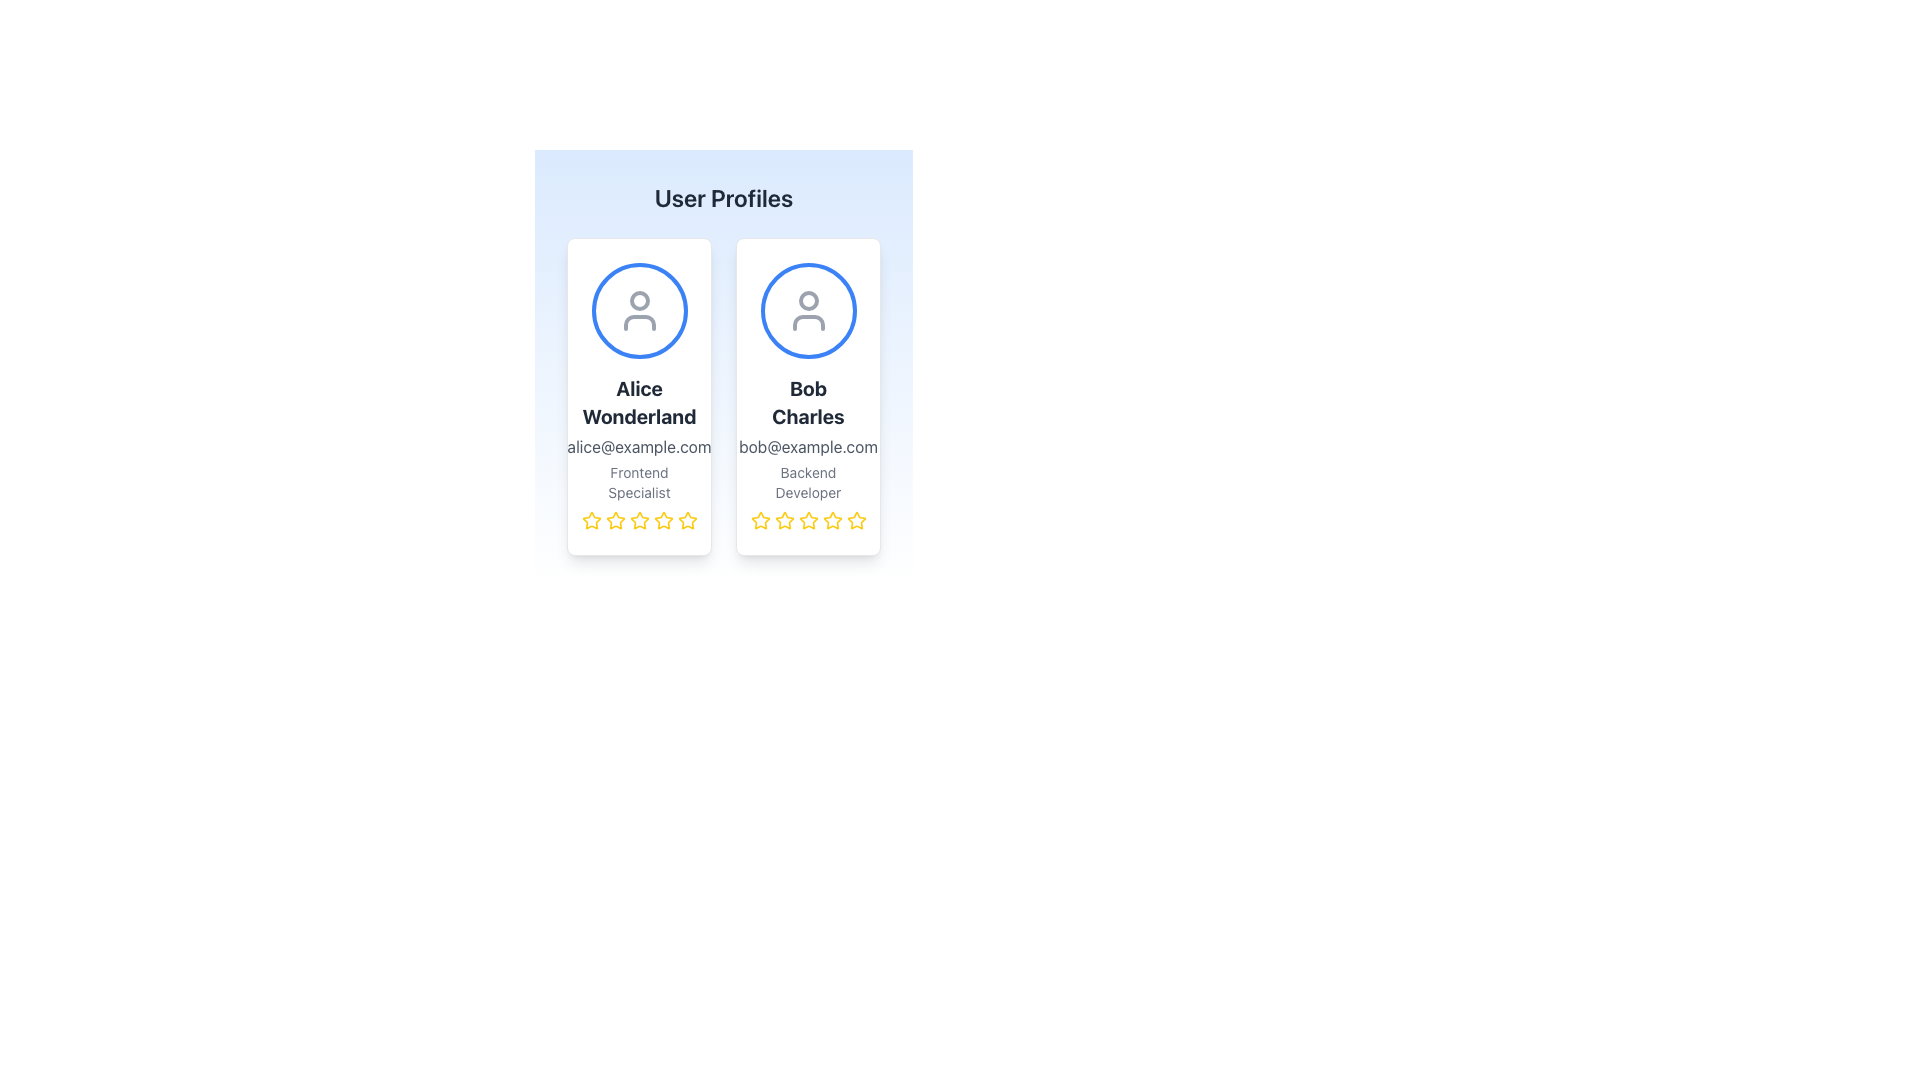 Image resolution: width=1920 pixels, height=1080 pixels. What do you see at coordinates (832, 519) in the screenshot?
I see `the fifth star in the rating row below the 'Bob Charles' profile card, which serves as a rating indicator but is non-interactive` at bounding box center [832, 519].